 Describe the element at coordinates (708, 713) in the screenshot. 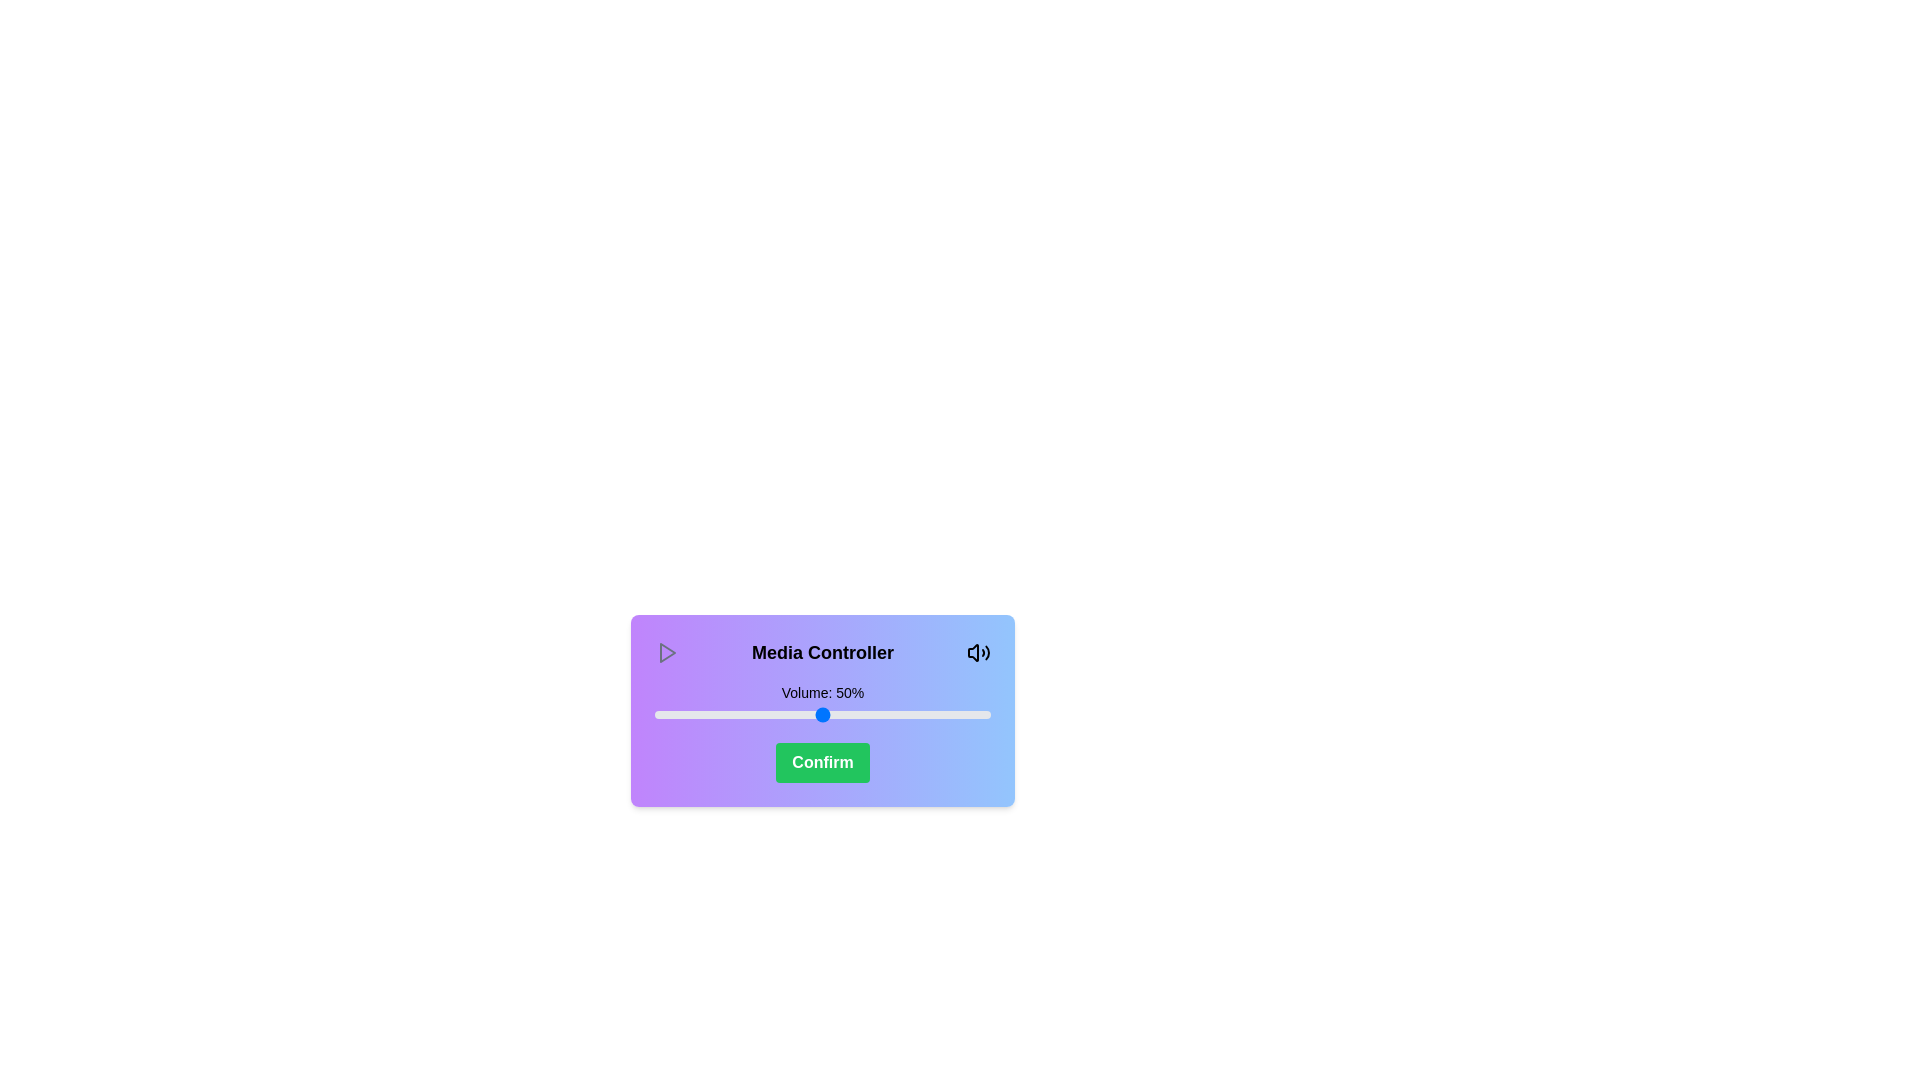

I see `the volume slider to 16%` at that location.